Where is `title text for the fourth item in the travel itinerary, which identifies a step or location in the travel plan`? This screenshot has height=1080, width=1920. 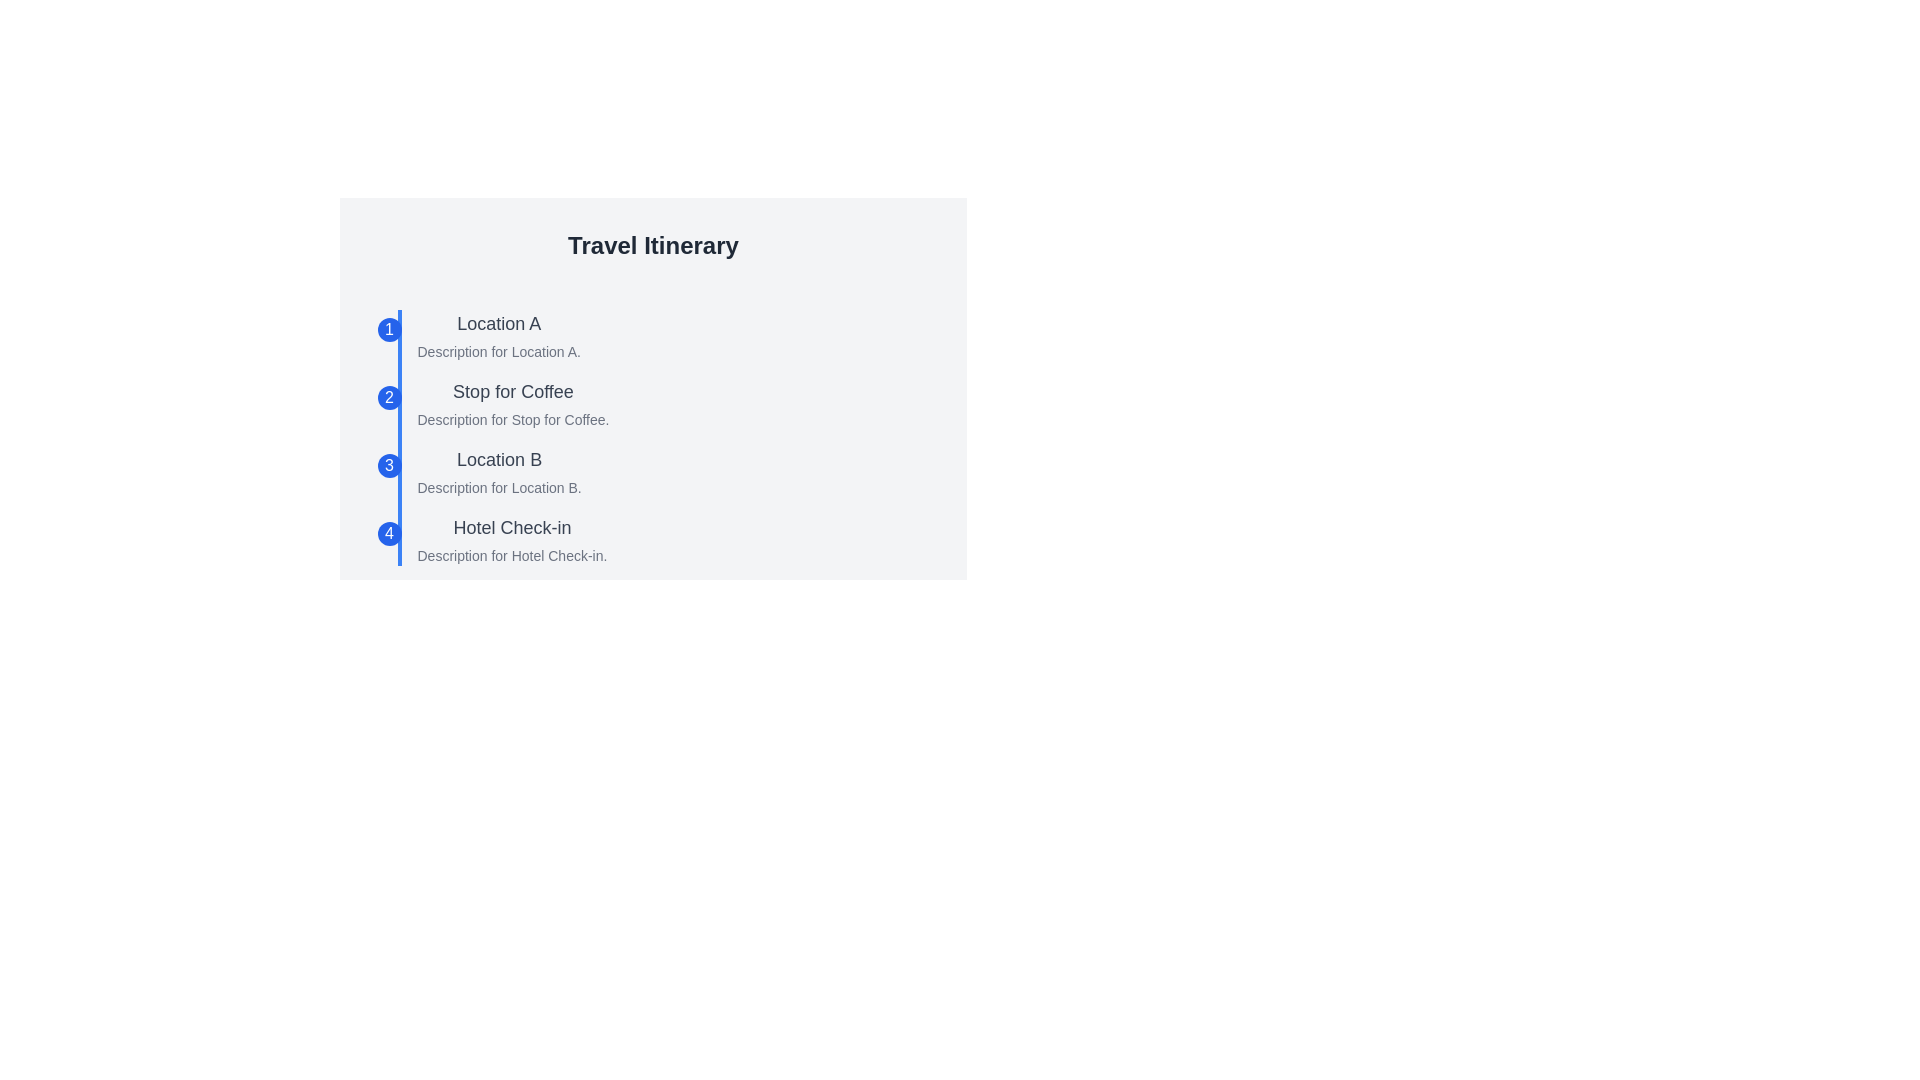
title text for the fourth item in the travel itinerary, which identifies a step or location in the travel plan is located at coordinates (512, 527).